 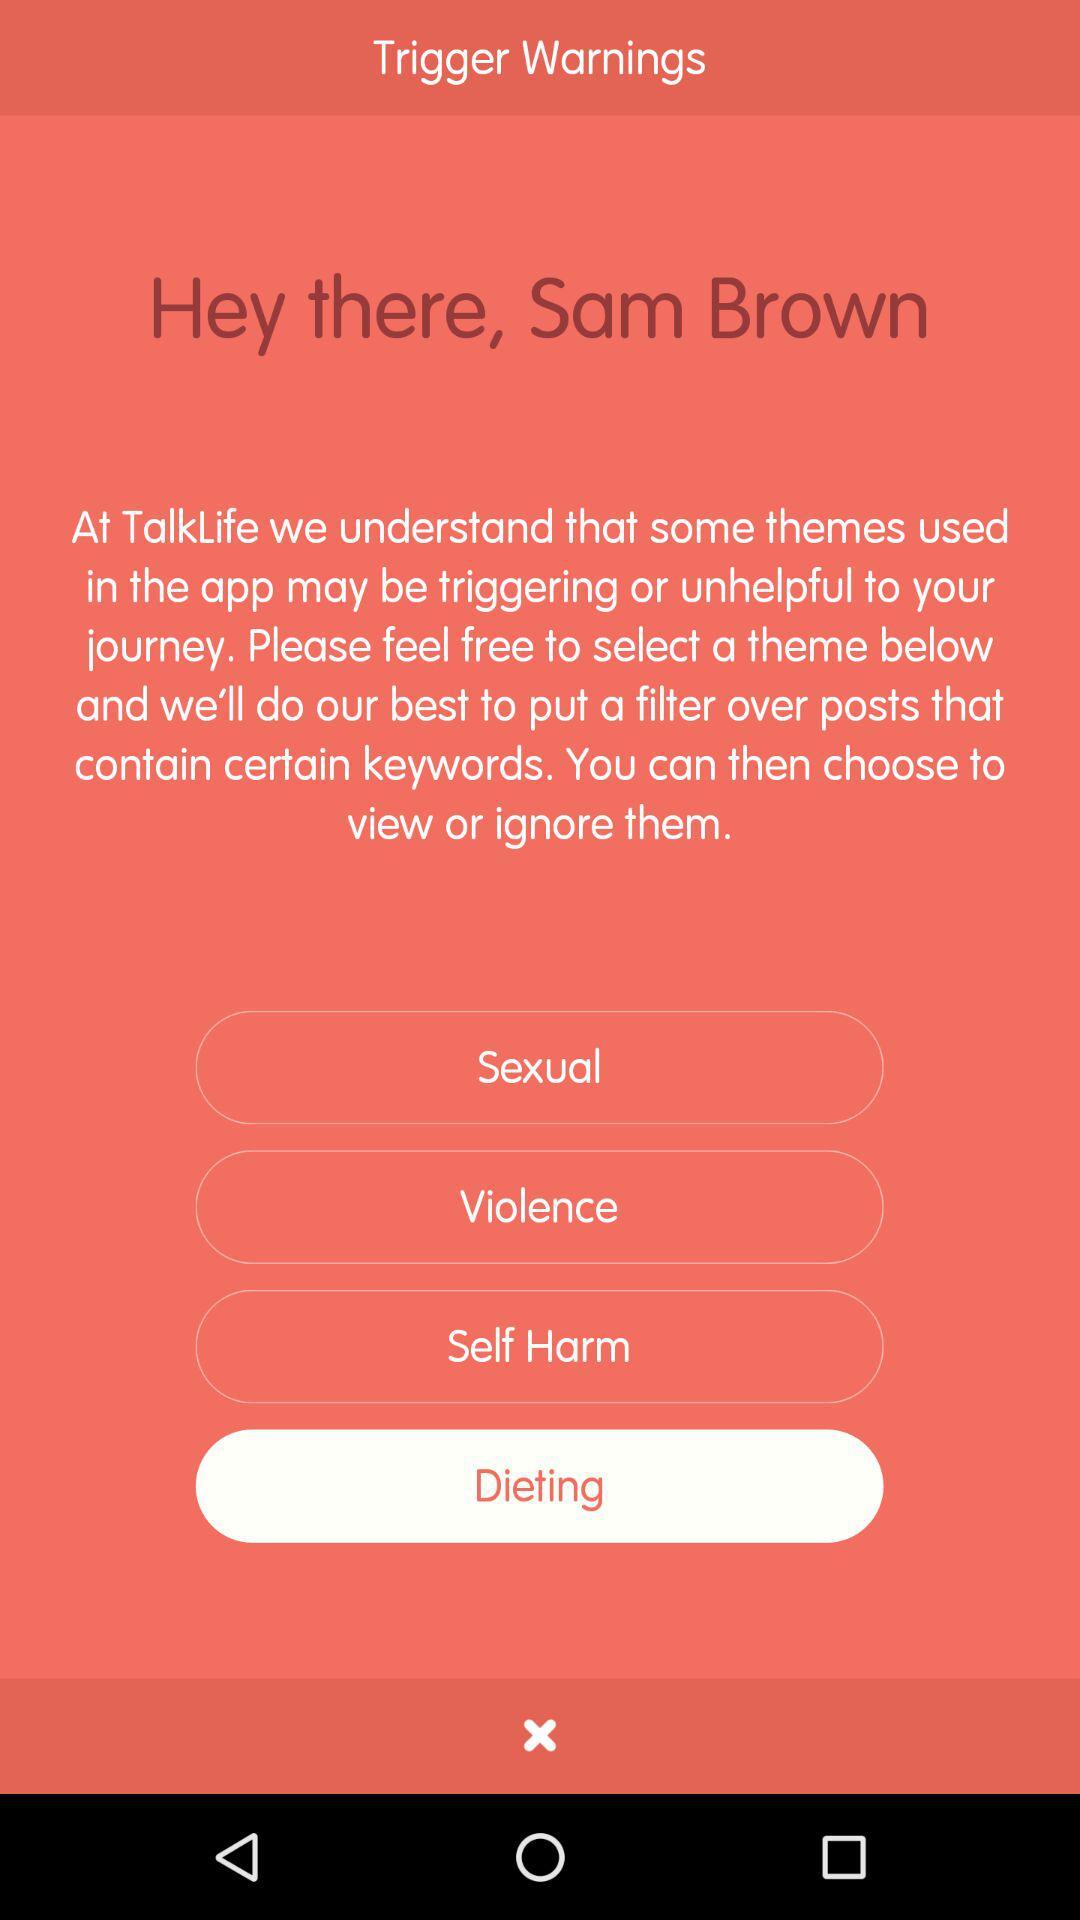 What do you see at coordinates (538, 1486) in the screenshot?
I see `icon below the self harm item` at bounding box center [538, 1486].